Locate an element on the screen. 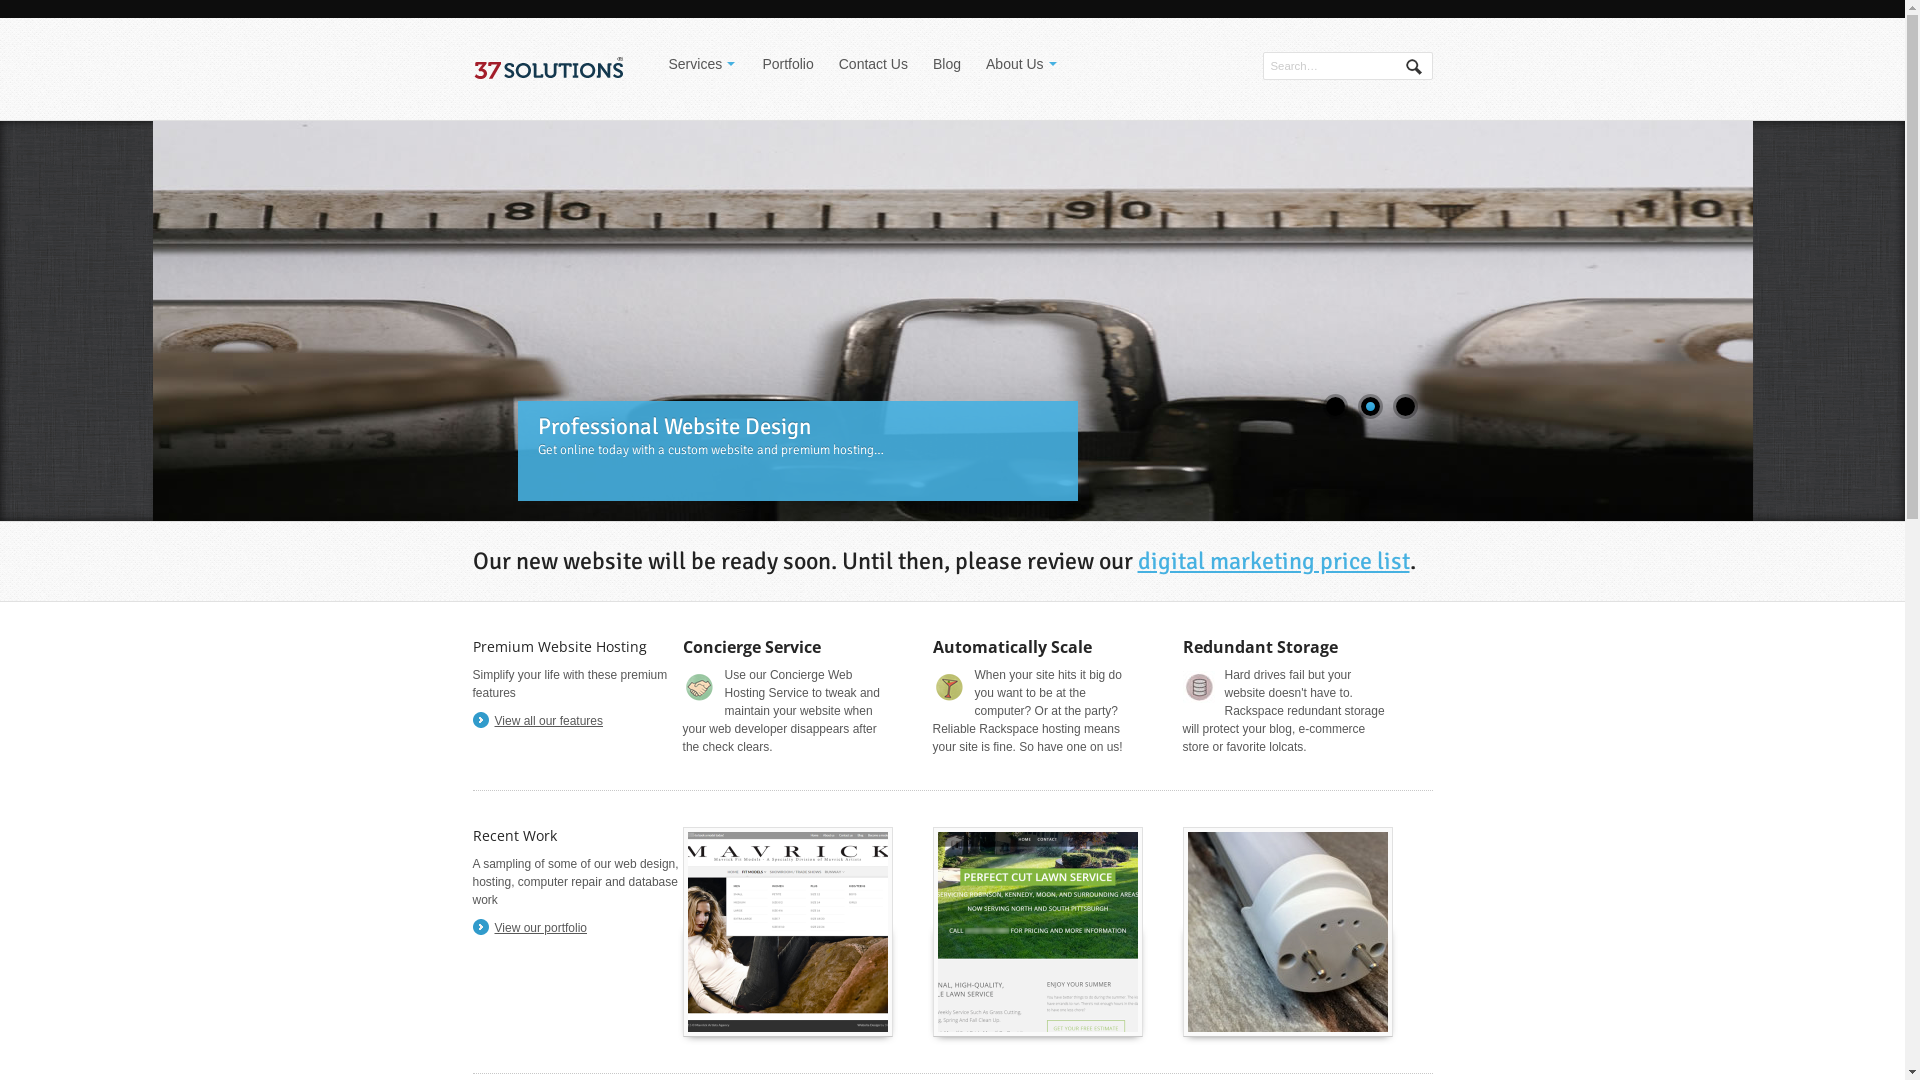 The width and height of the screenshot is (1920, 1080). 'Blog' is located at coordinates (945, 64).